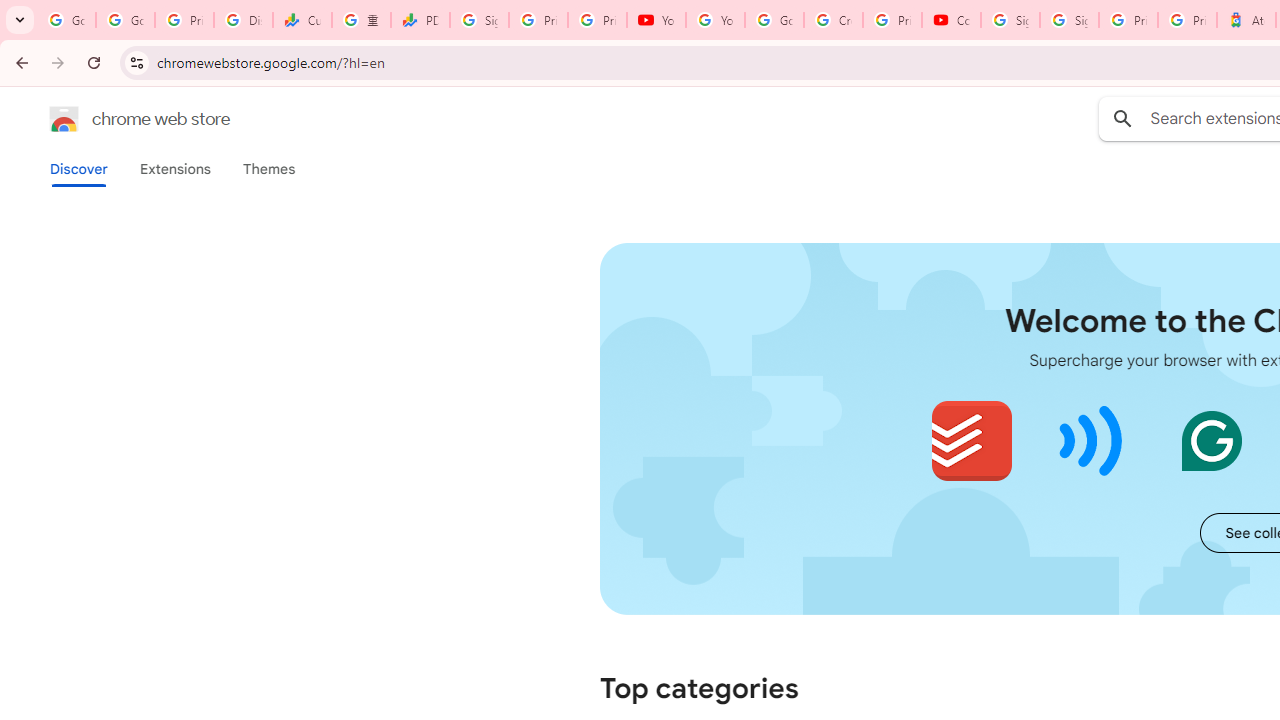  What do you see at coordinates (950, 20) in the screenshot?
I see `'Content Creator Programs & Opportunities - YouTube Creators'` at bounding box center [950, 20].